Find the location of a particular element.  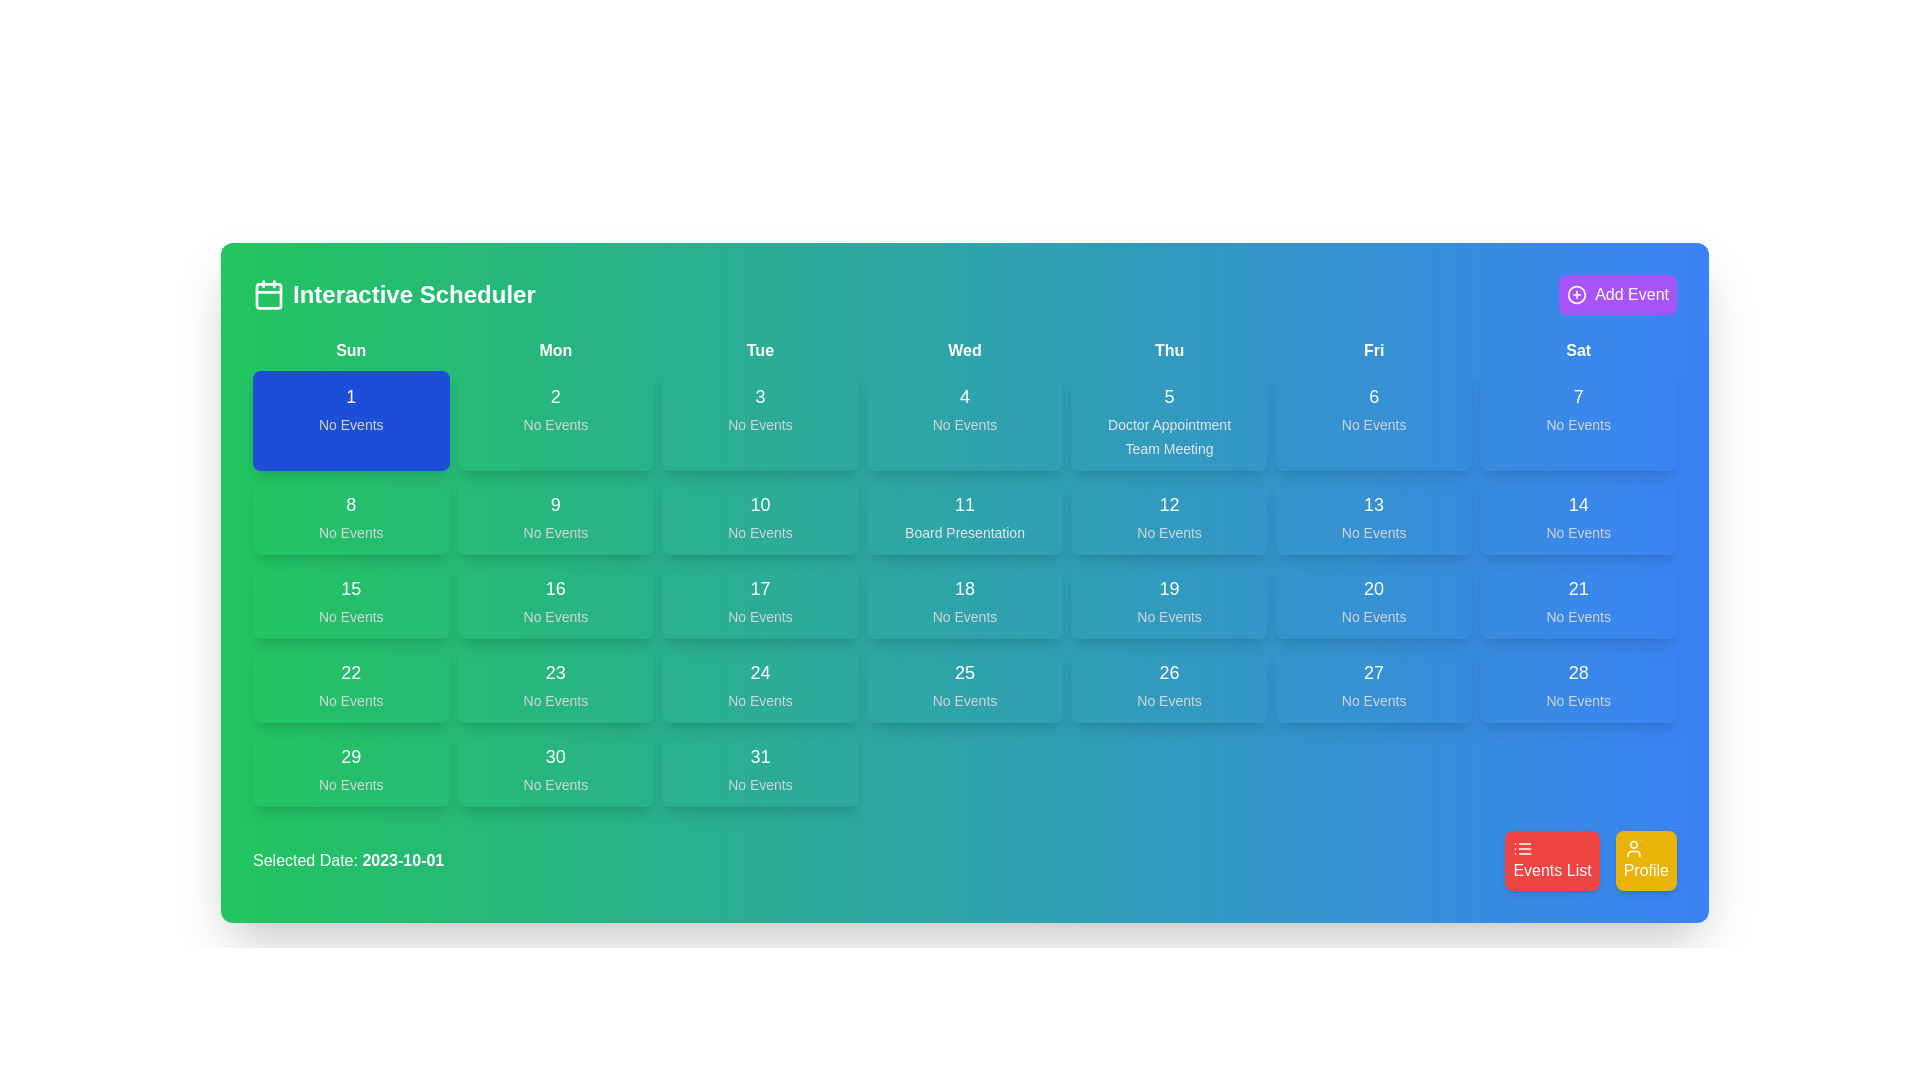

the list icon located above the red button labeled 'Events List' is located at coordinates (1521, 848).